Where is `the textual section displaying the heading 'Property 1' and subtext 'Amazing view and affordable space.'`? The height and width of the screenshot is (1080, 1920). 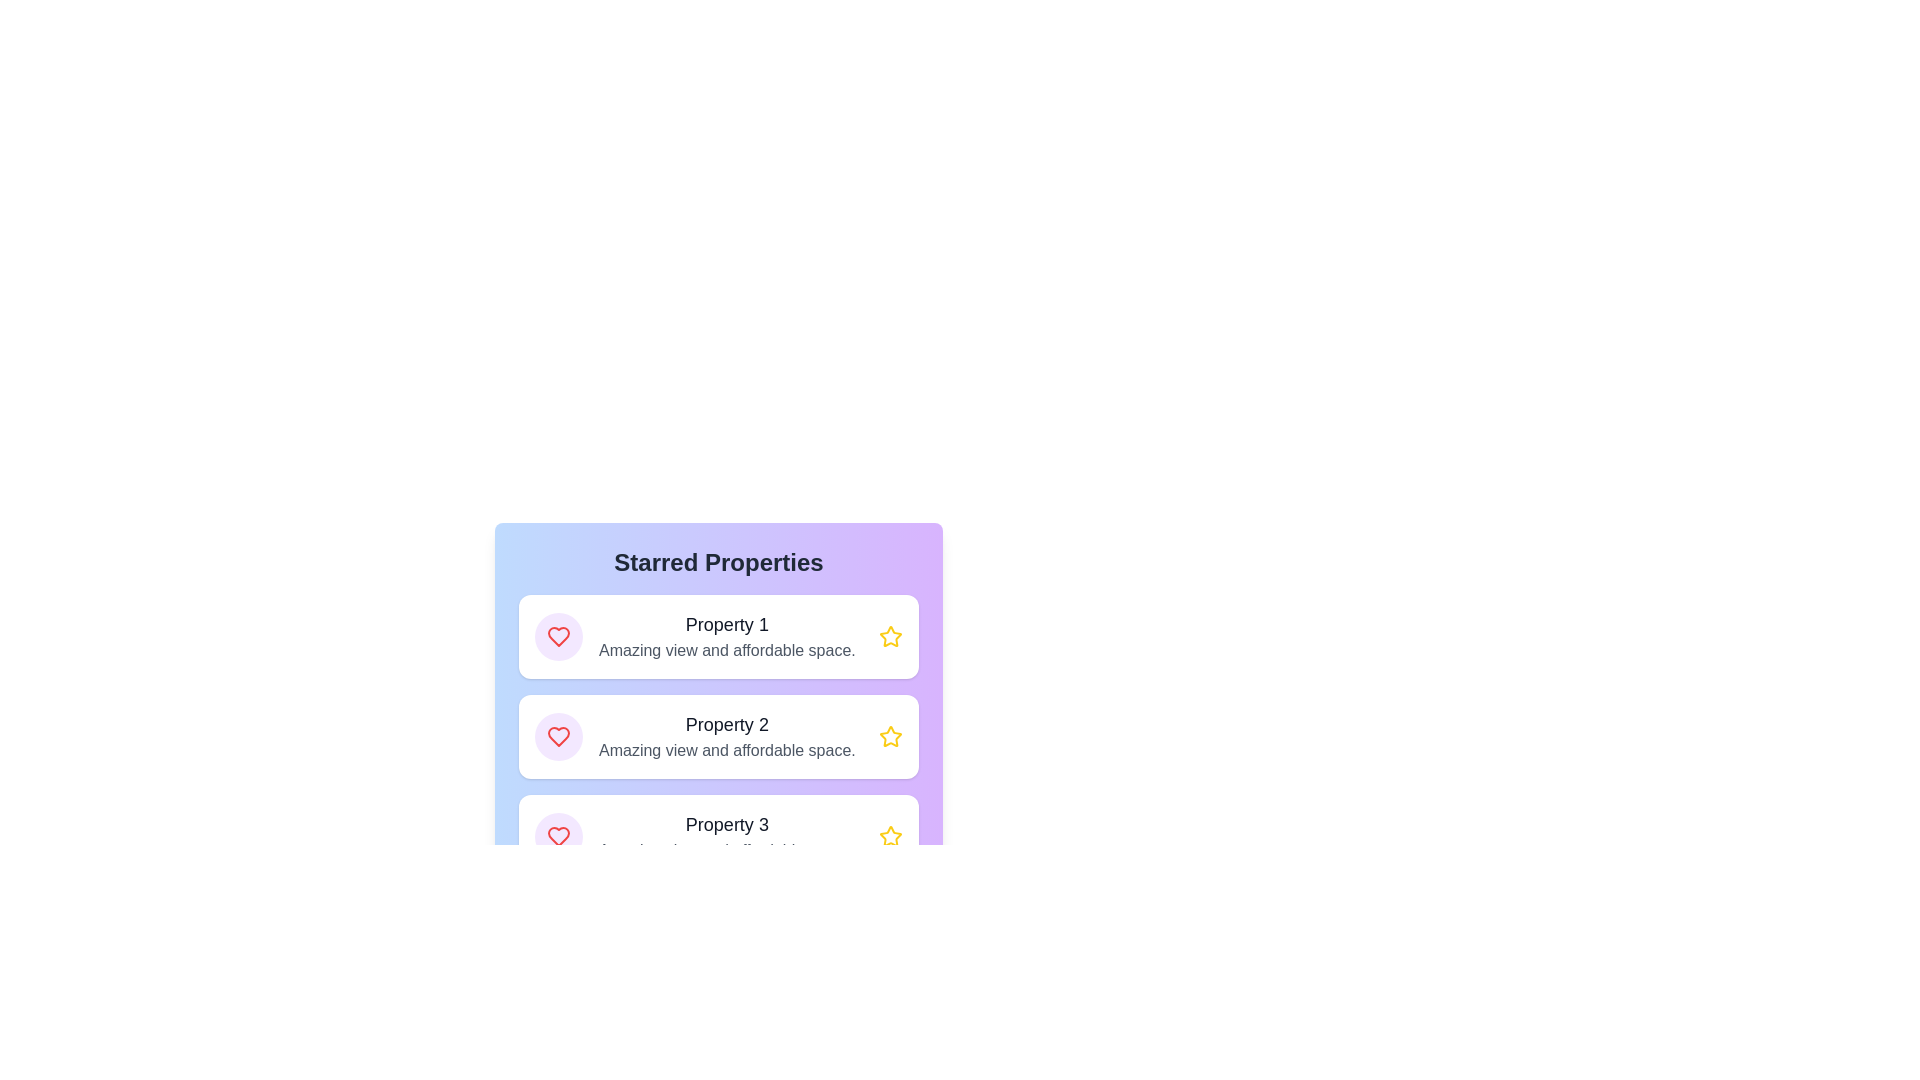
the textual section displaying the heading 'Property 1' and subtext 'Amazing view and affordable space.' is located at coordinates (726, 636).